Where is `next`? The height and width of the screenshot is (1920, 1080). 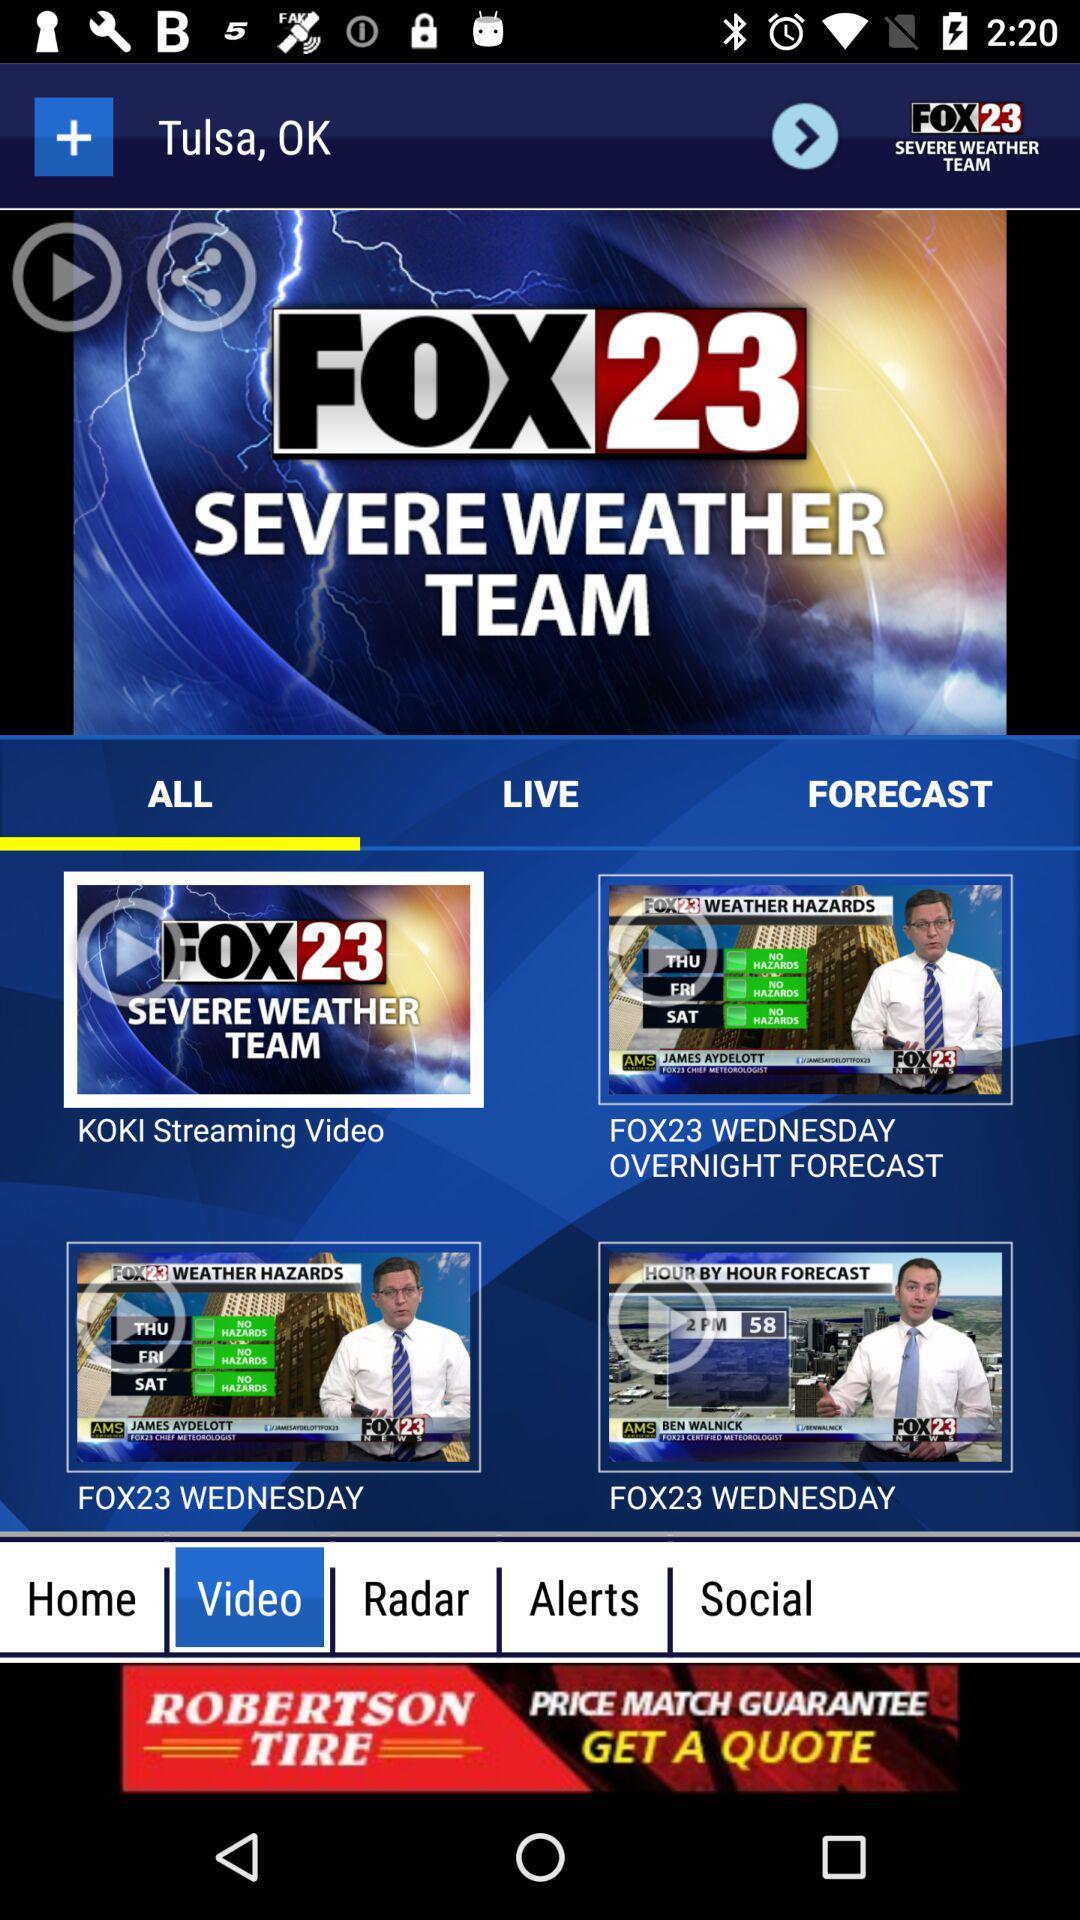 next is located at coordinates (804, 135).